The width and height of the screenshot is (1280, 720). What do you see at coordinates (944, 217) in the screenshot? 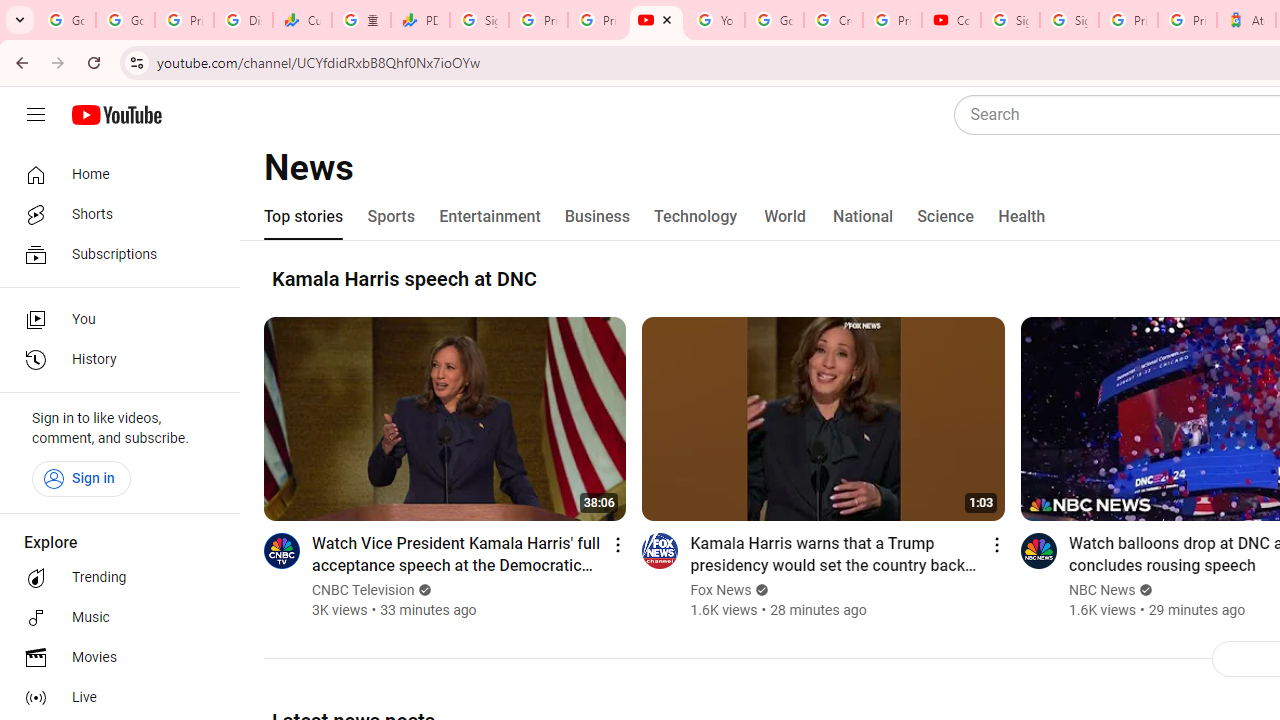
I see `'Science'` at bounding box center [944, 217].